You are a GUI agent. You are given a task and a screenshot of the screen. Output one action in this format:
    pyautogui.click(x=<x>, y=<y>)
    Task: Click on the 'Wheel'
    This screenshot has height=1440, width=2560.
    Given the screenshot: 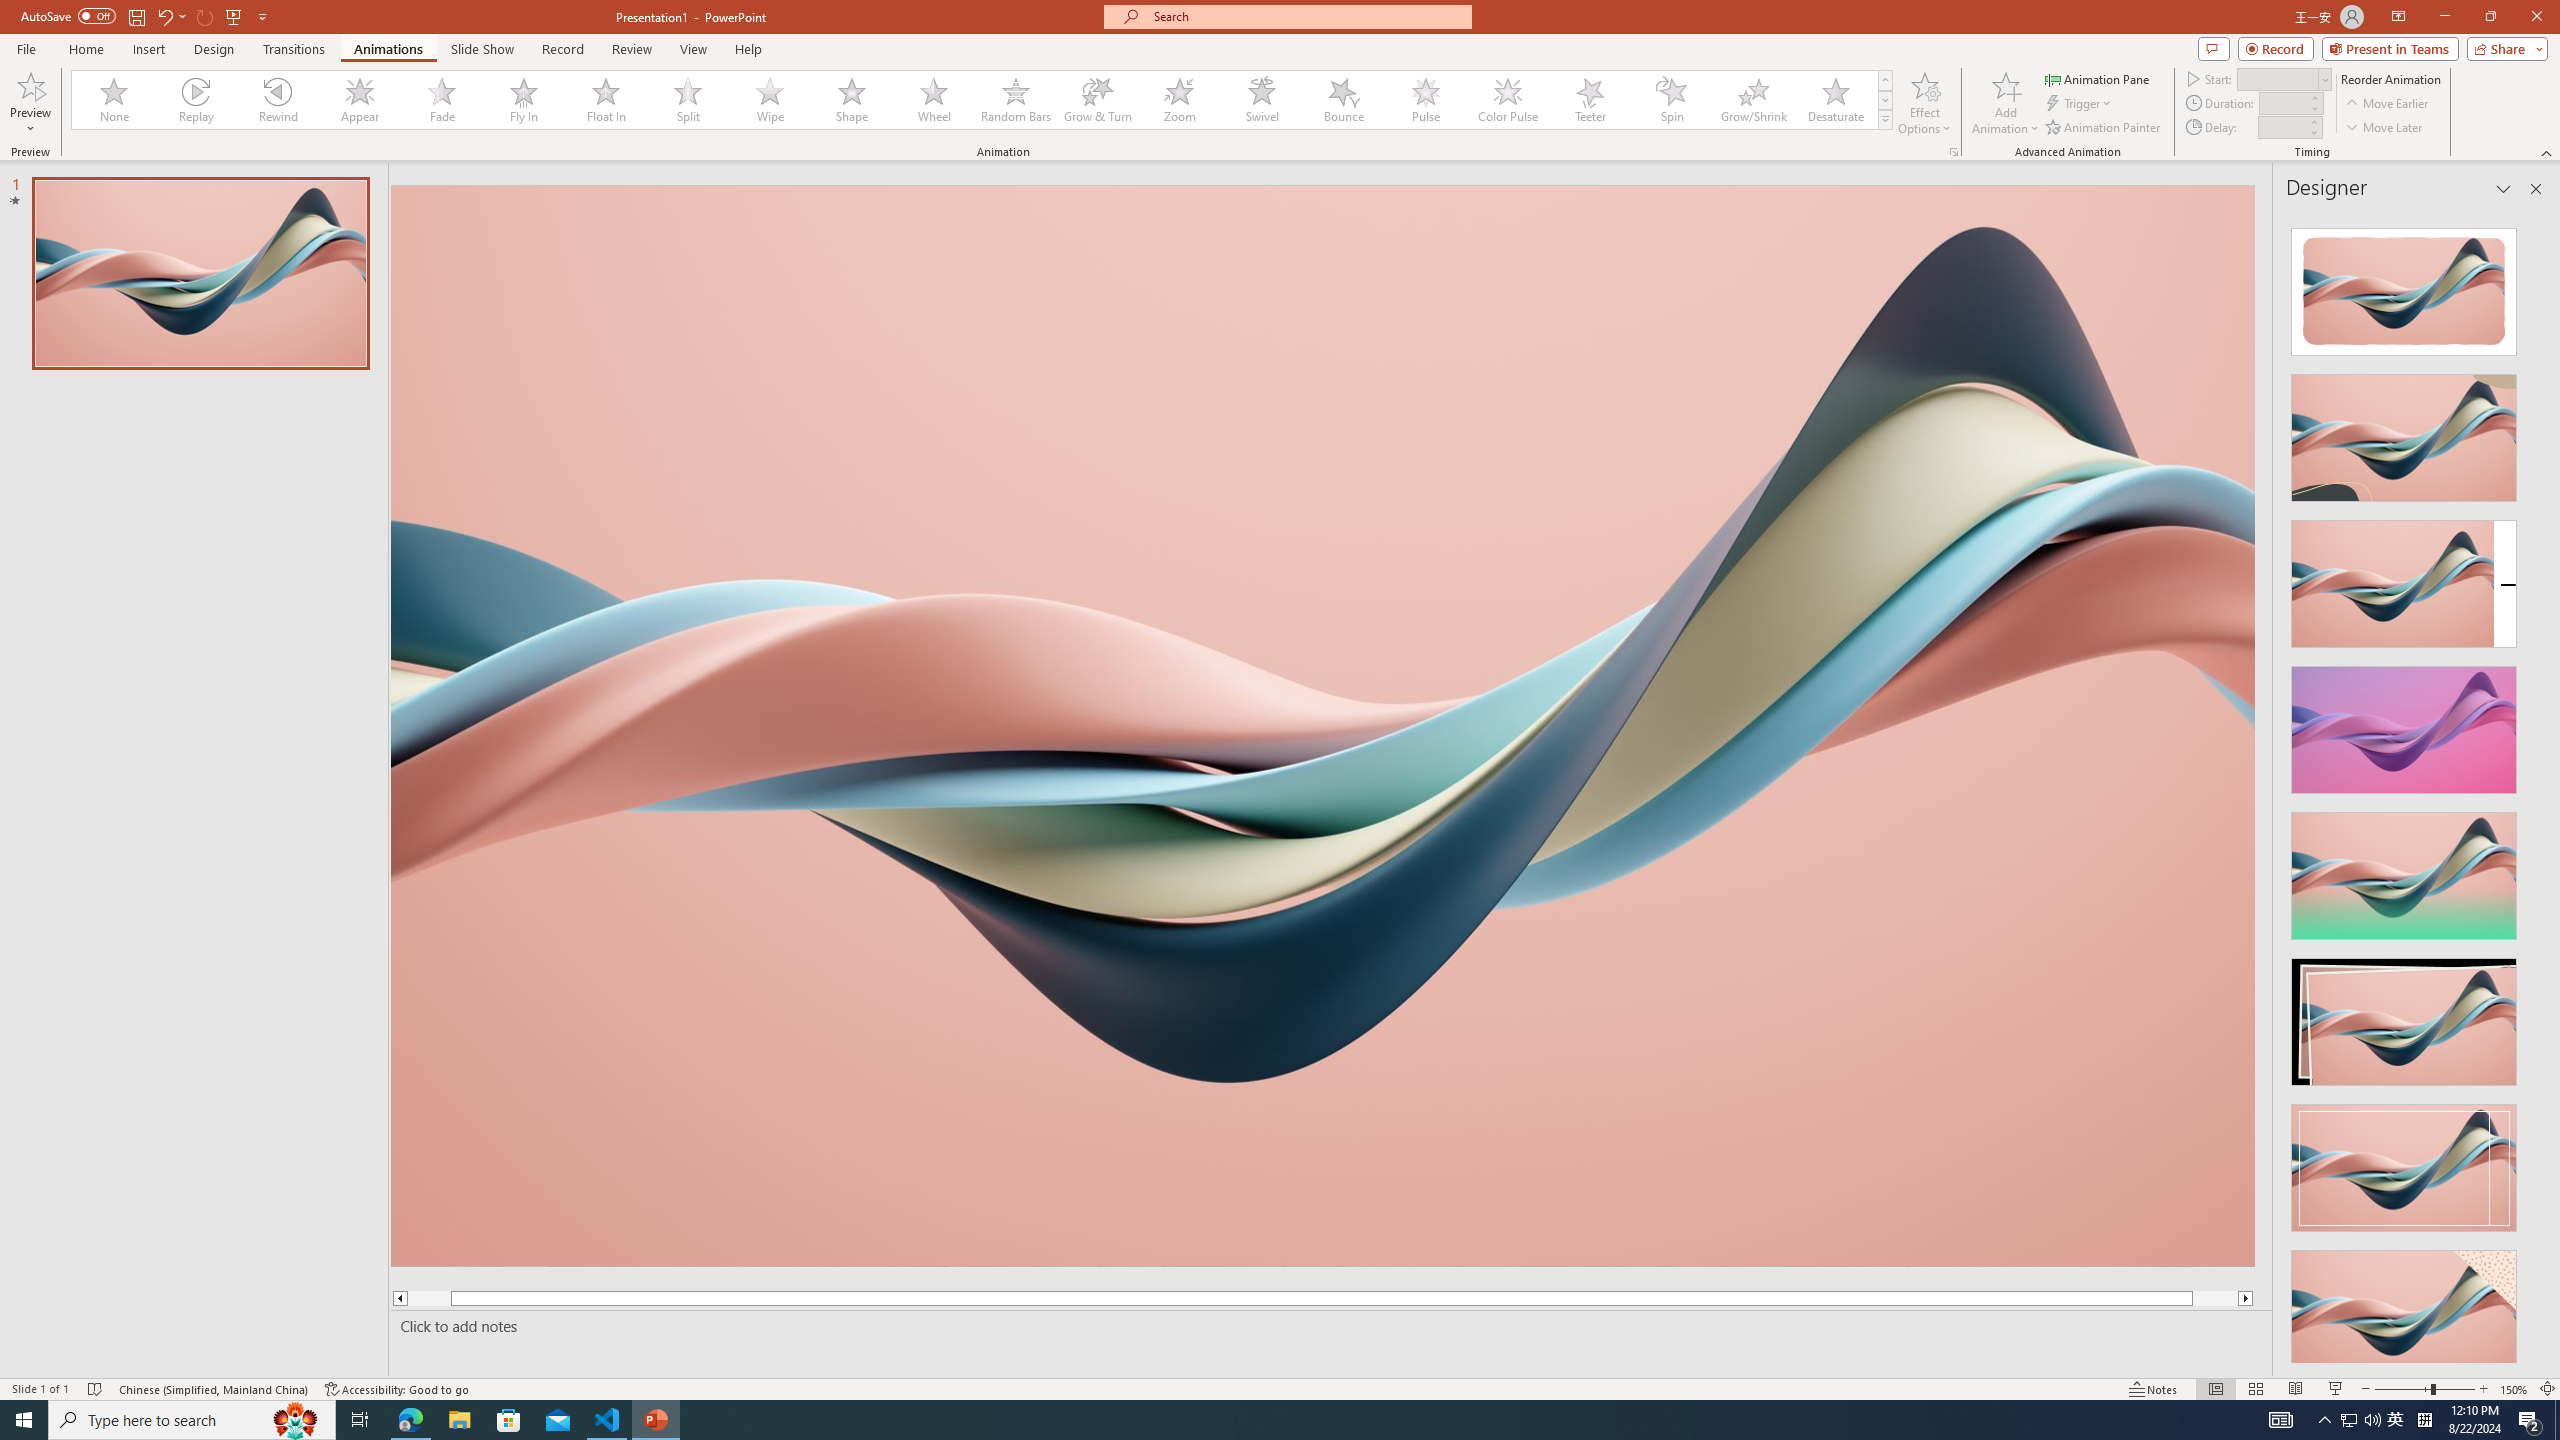 What is the action you would take?
    pyautogui.click(x=933, y=99)
    